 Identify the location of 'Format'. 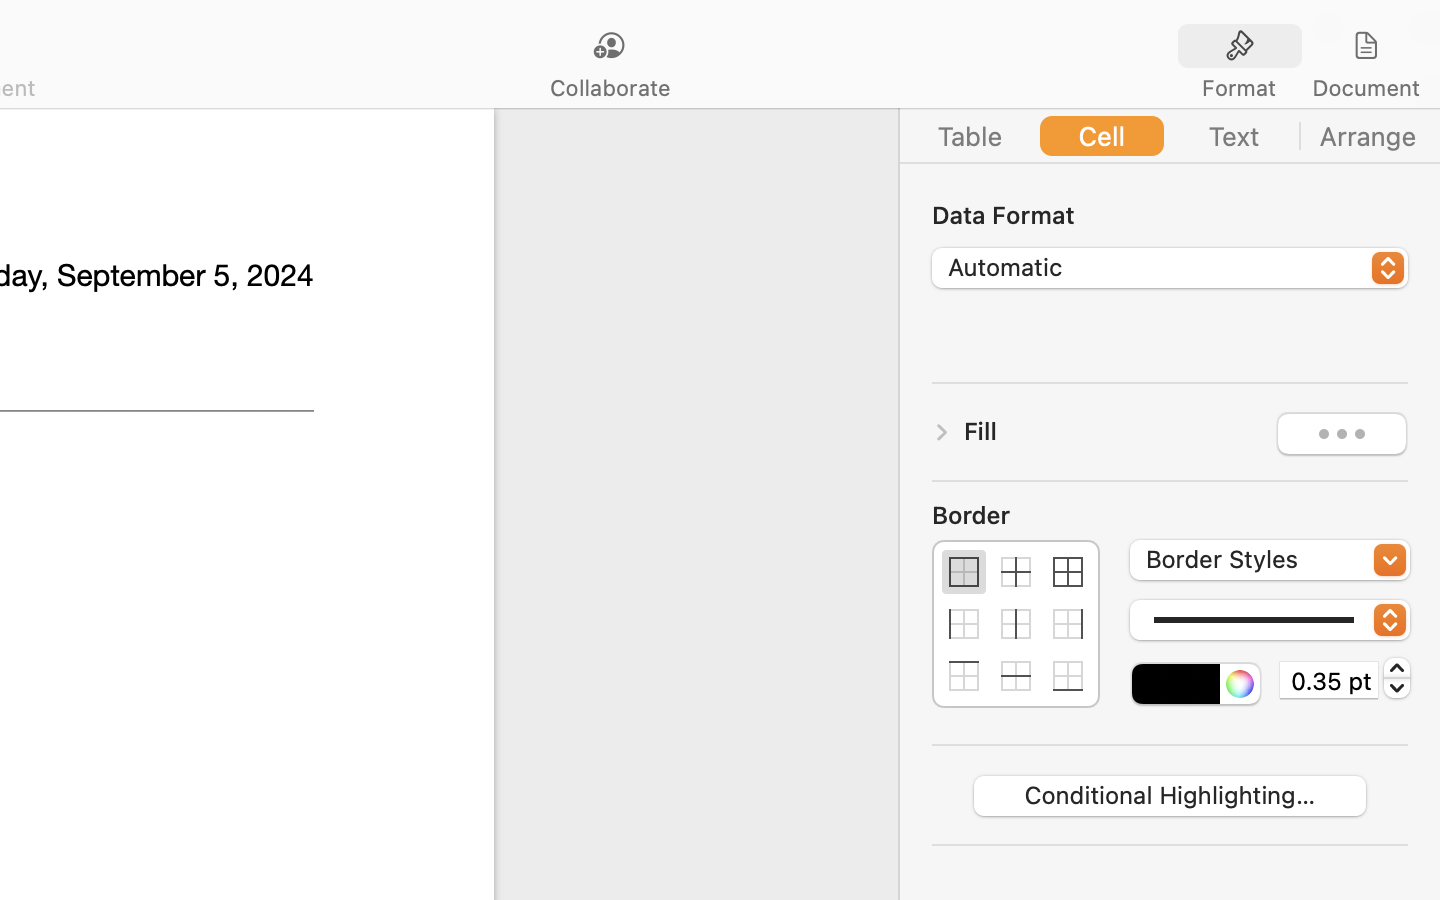
(1237, 87).